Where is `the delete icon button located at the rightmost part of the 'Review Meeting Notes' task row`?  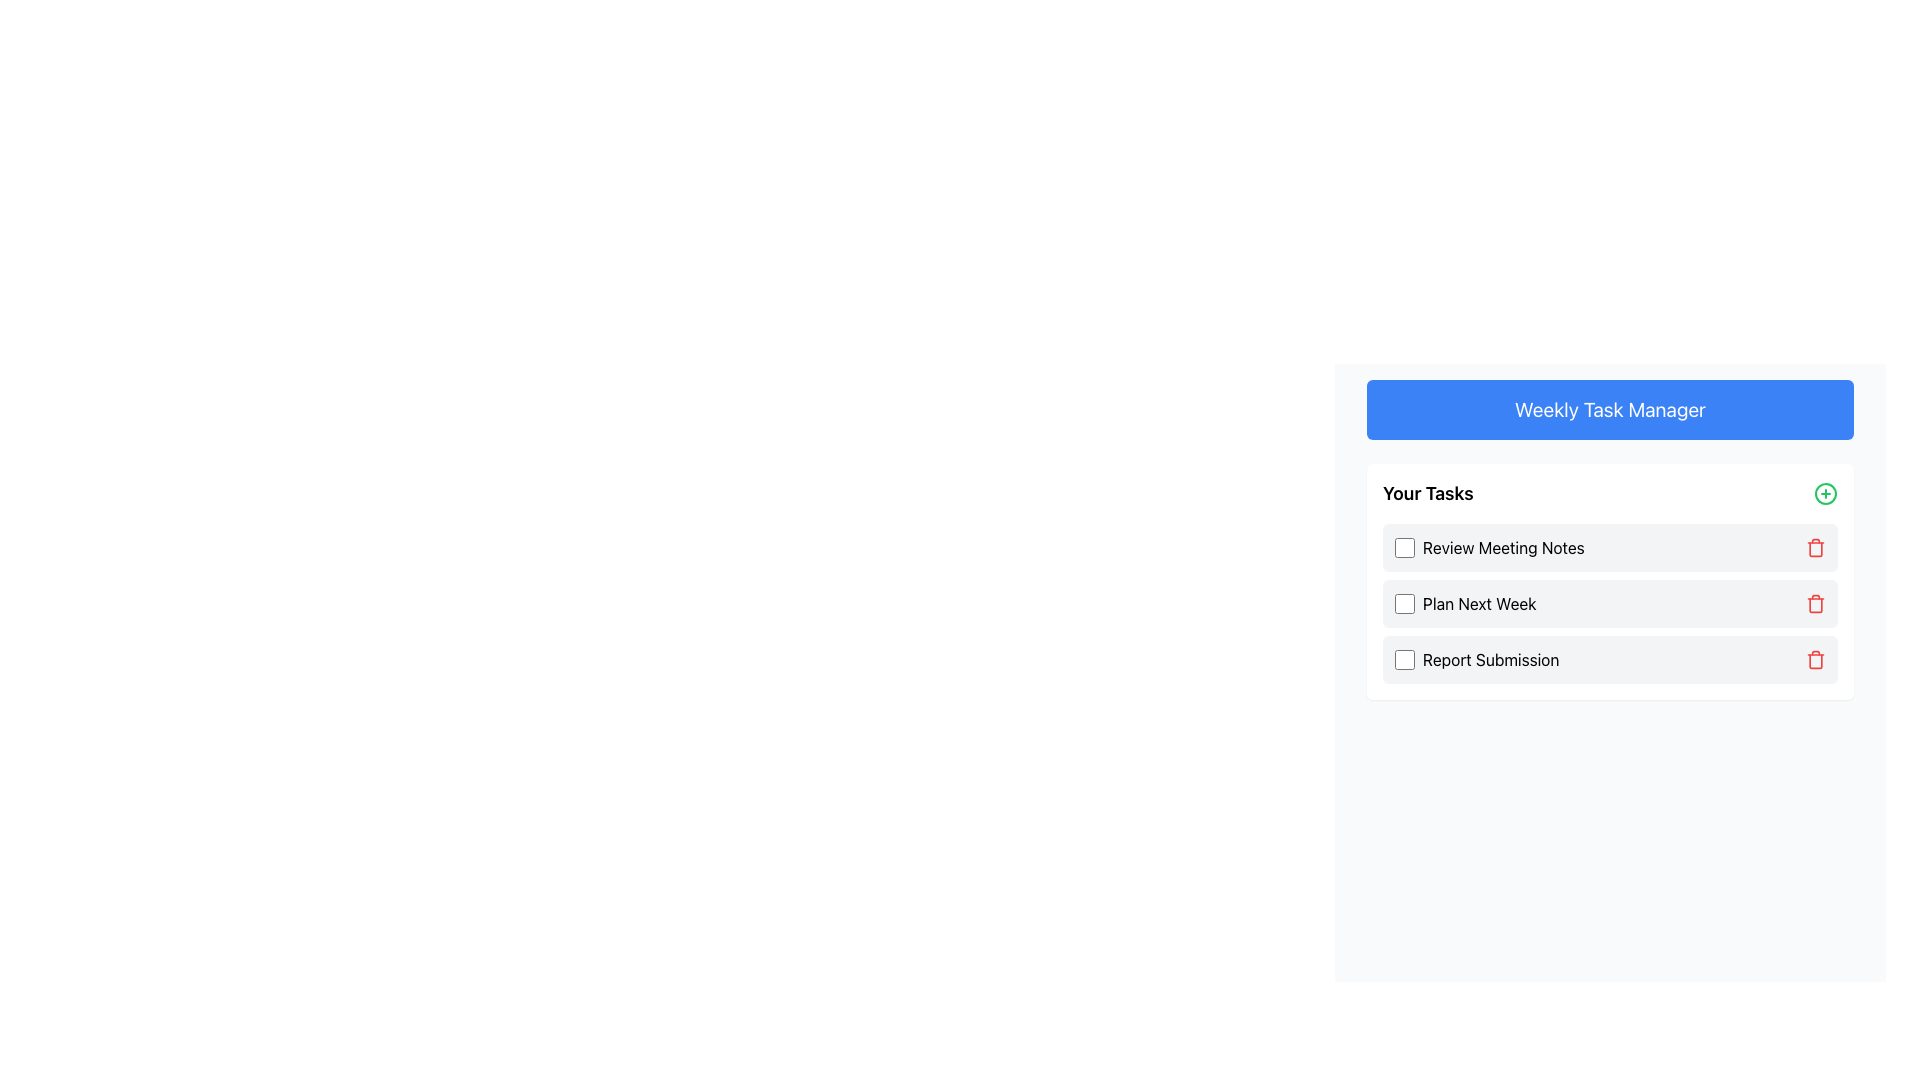 the delete icon button located at the rightmost part of the 'Review Meeting Notes' task row is located at coordinates (1815, 547).